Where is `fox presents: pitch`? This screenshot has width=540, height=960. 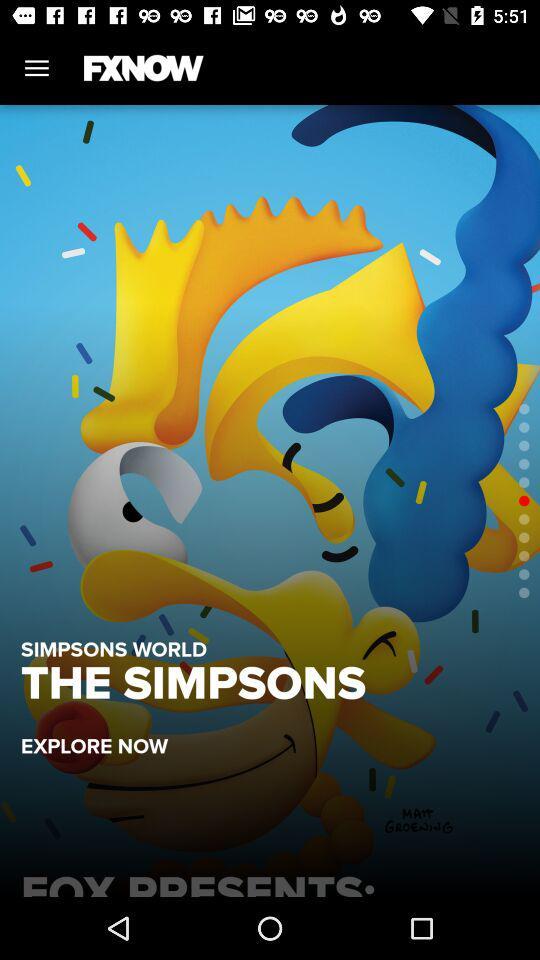 fox presents: pitch is located at coordinates (270, 880).